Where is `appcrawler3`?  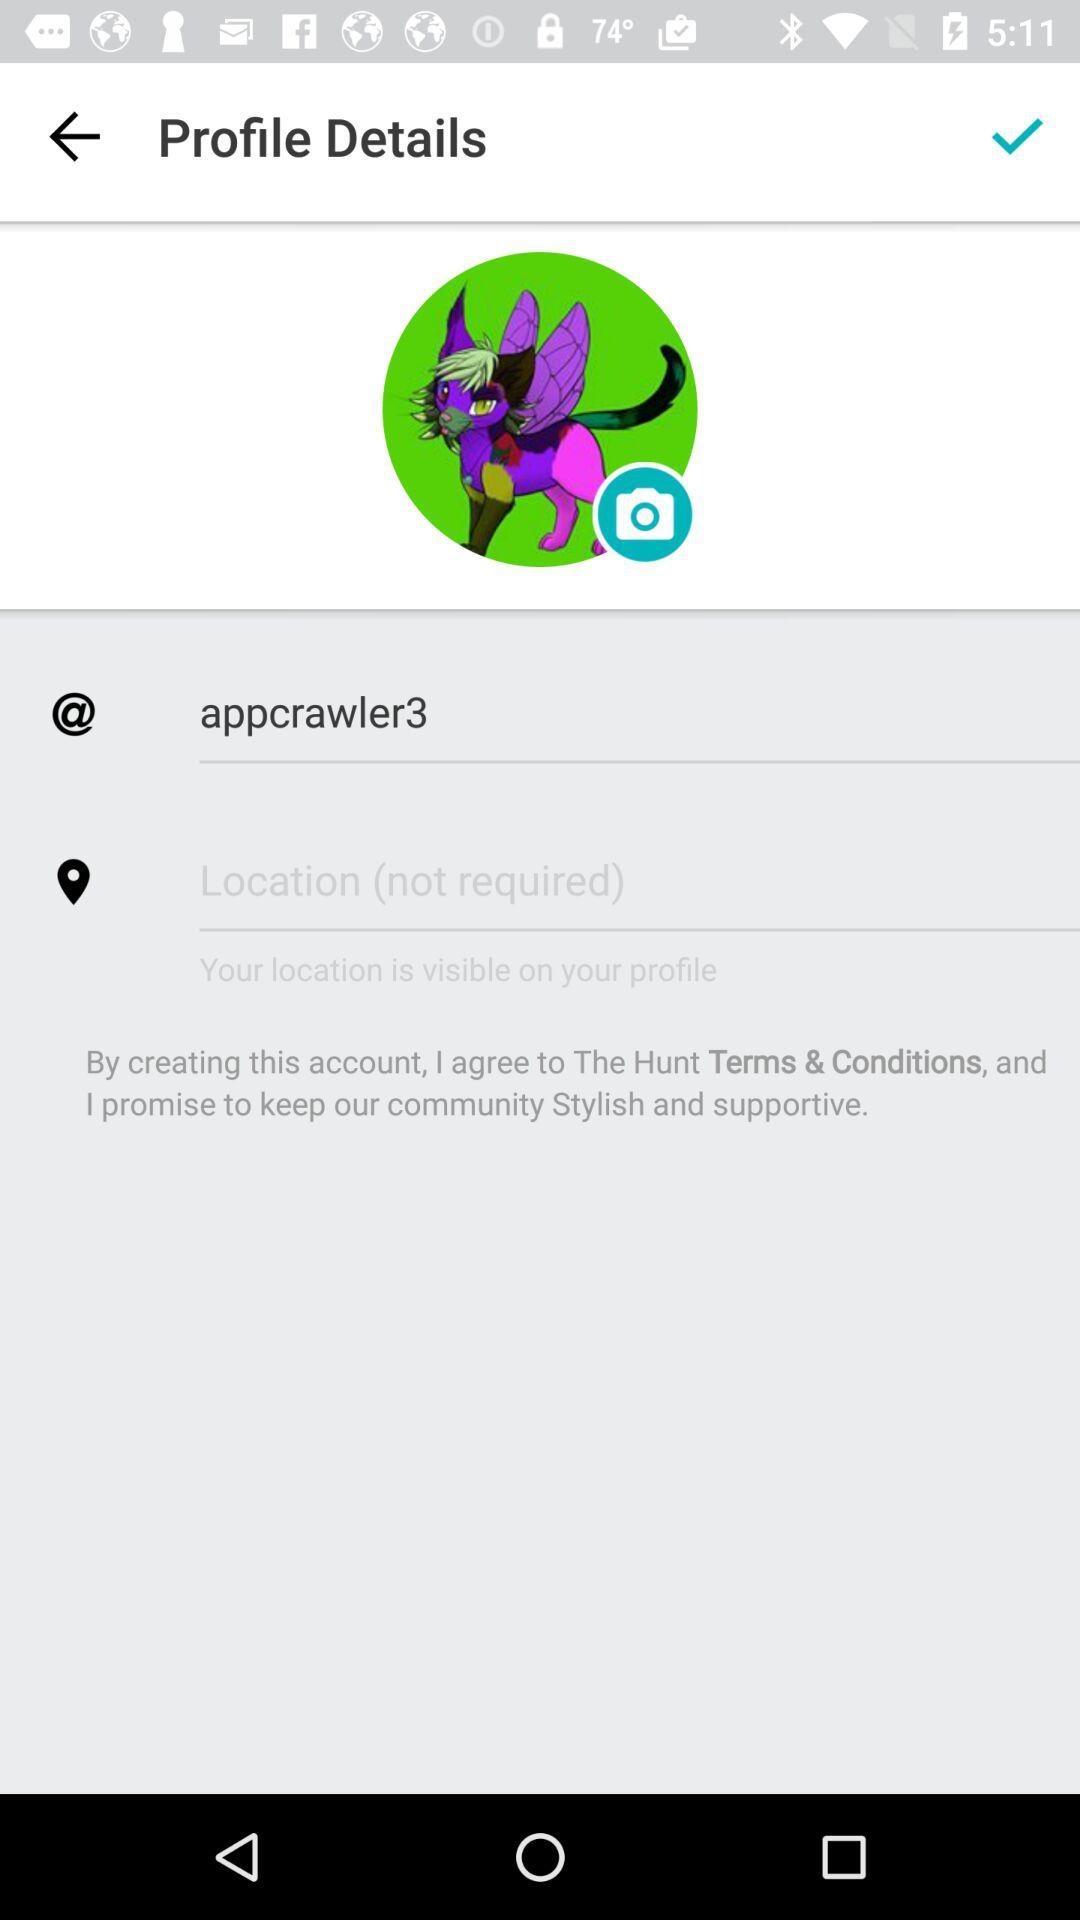 appcrawler3 is located at coordinates (640, 711).